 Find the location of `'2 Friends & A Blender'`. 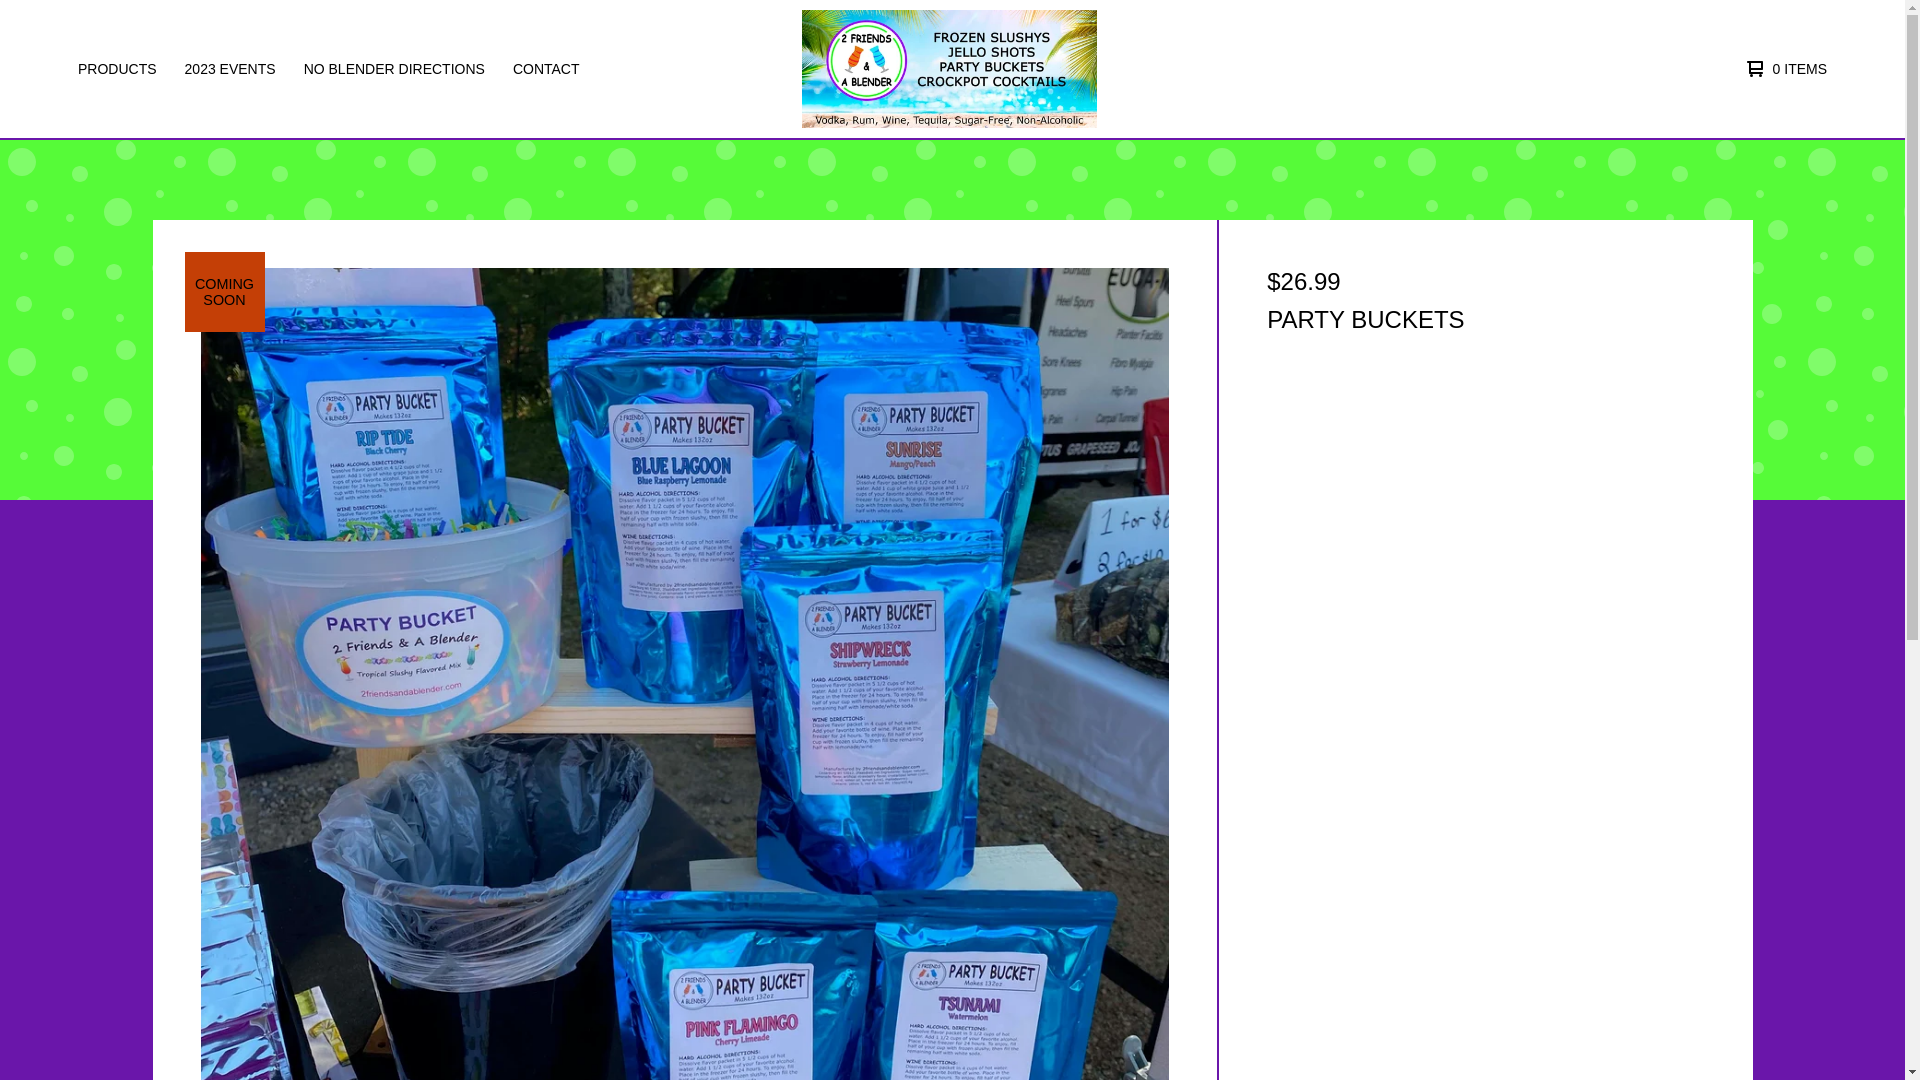

'2 Friends & A Blender' is located at coordinates (948, 68).